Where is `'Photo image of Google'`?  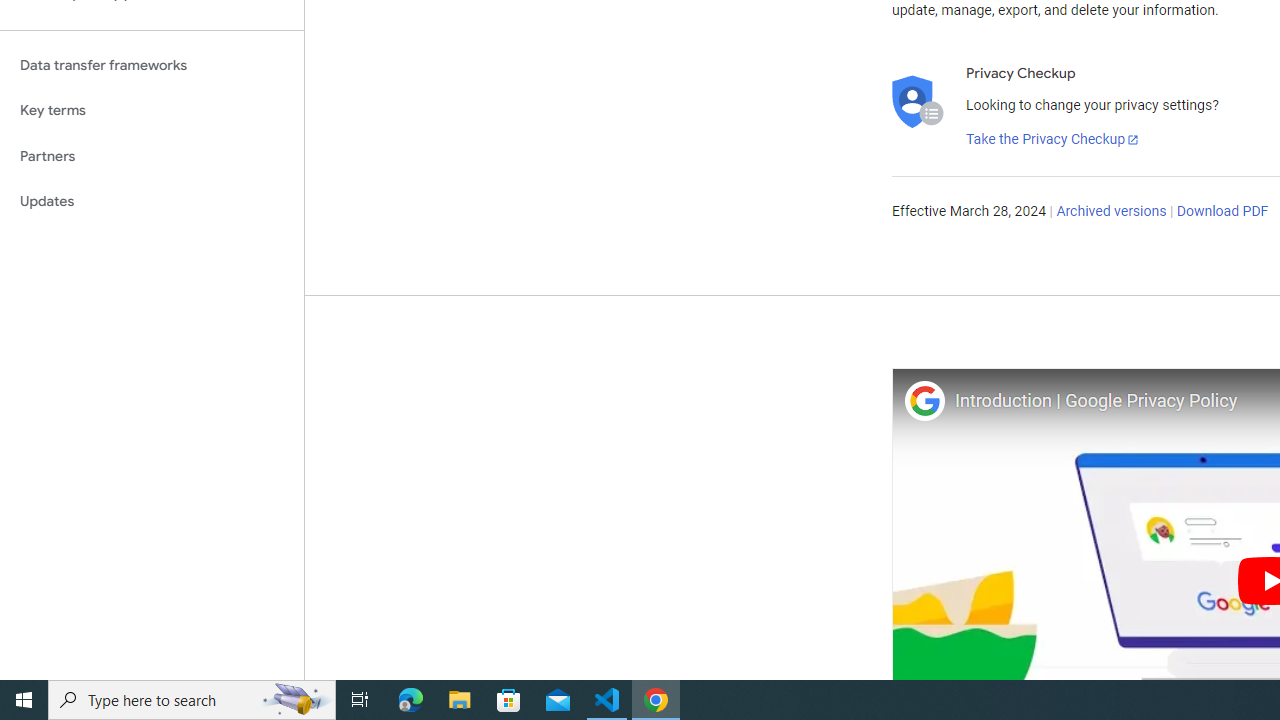 'Photo image of Google' is located at coordinates (923, 400).